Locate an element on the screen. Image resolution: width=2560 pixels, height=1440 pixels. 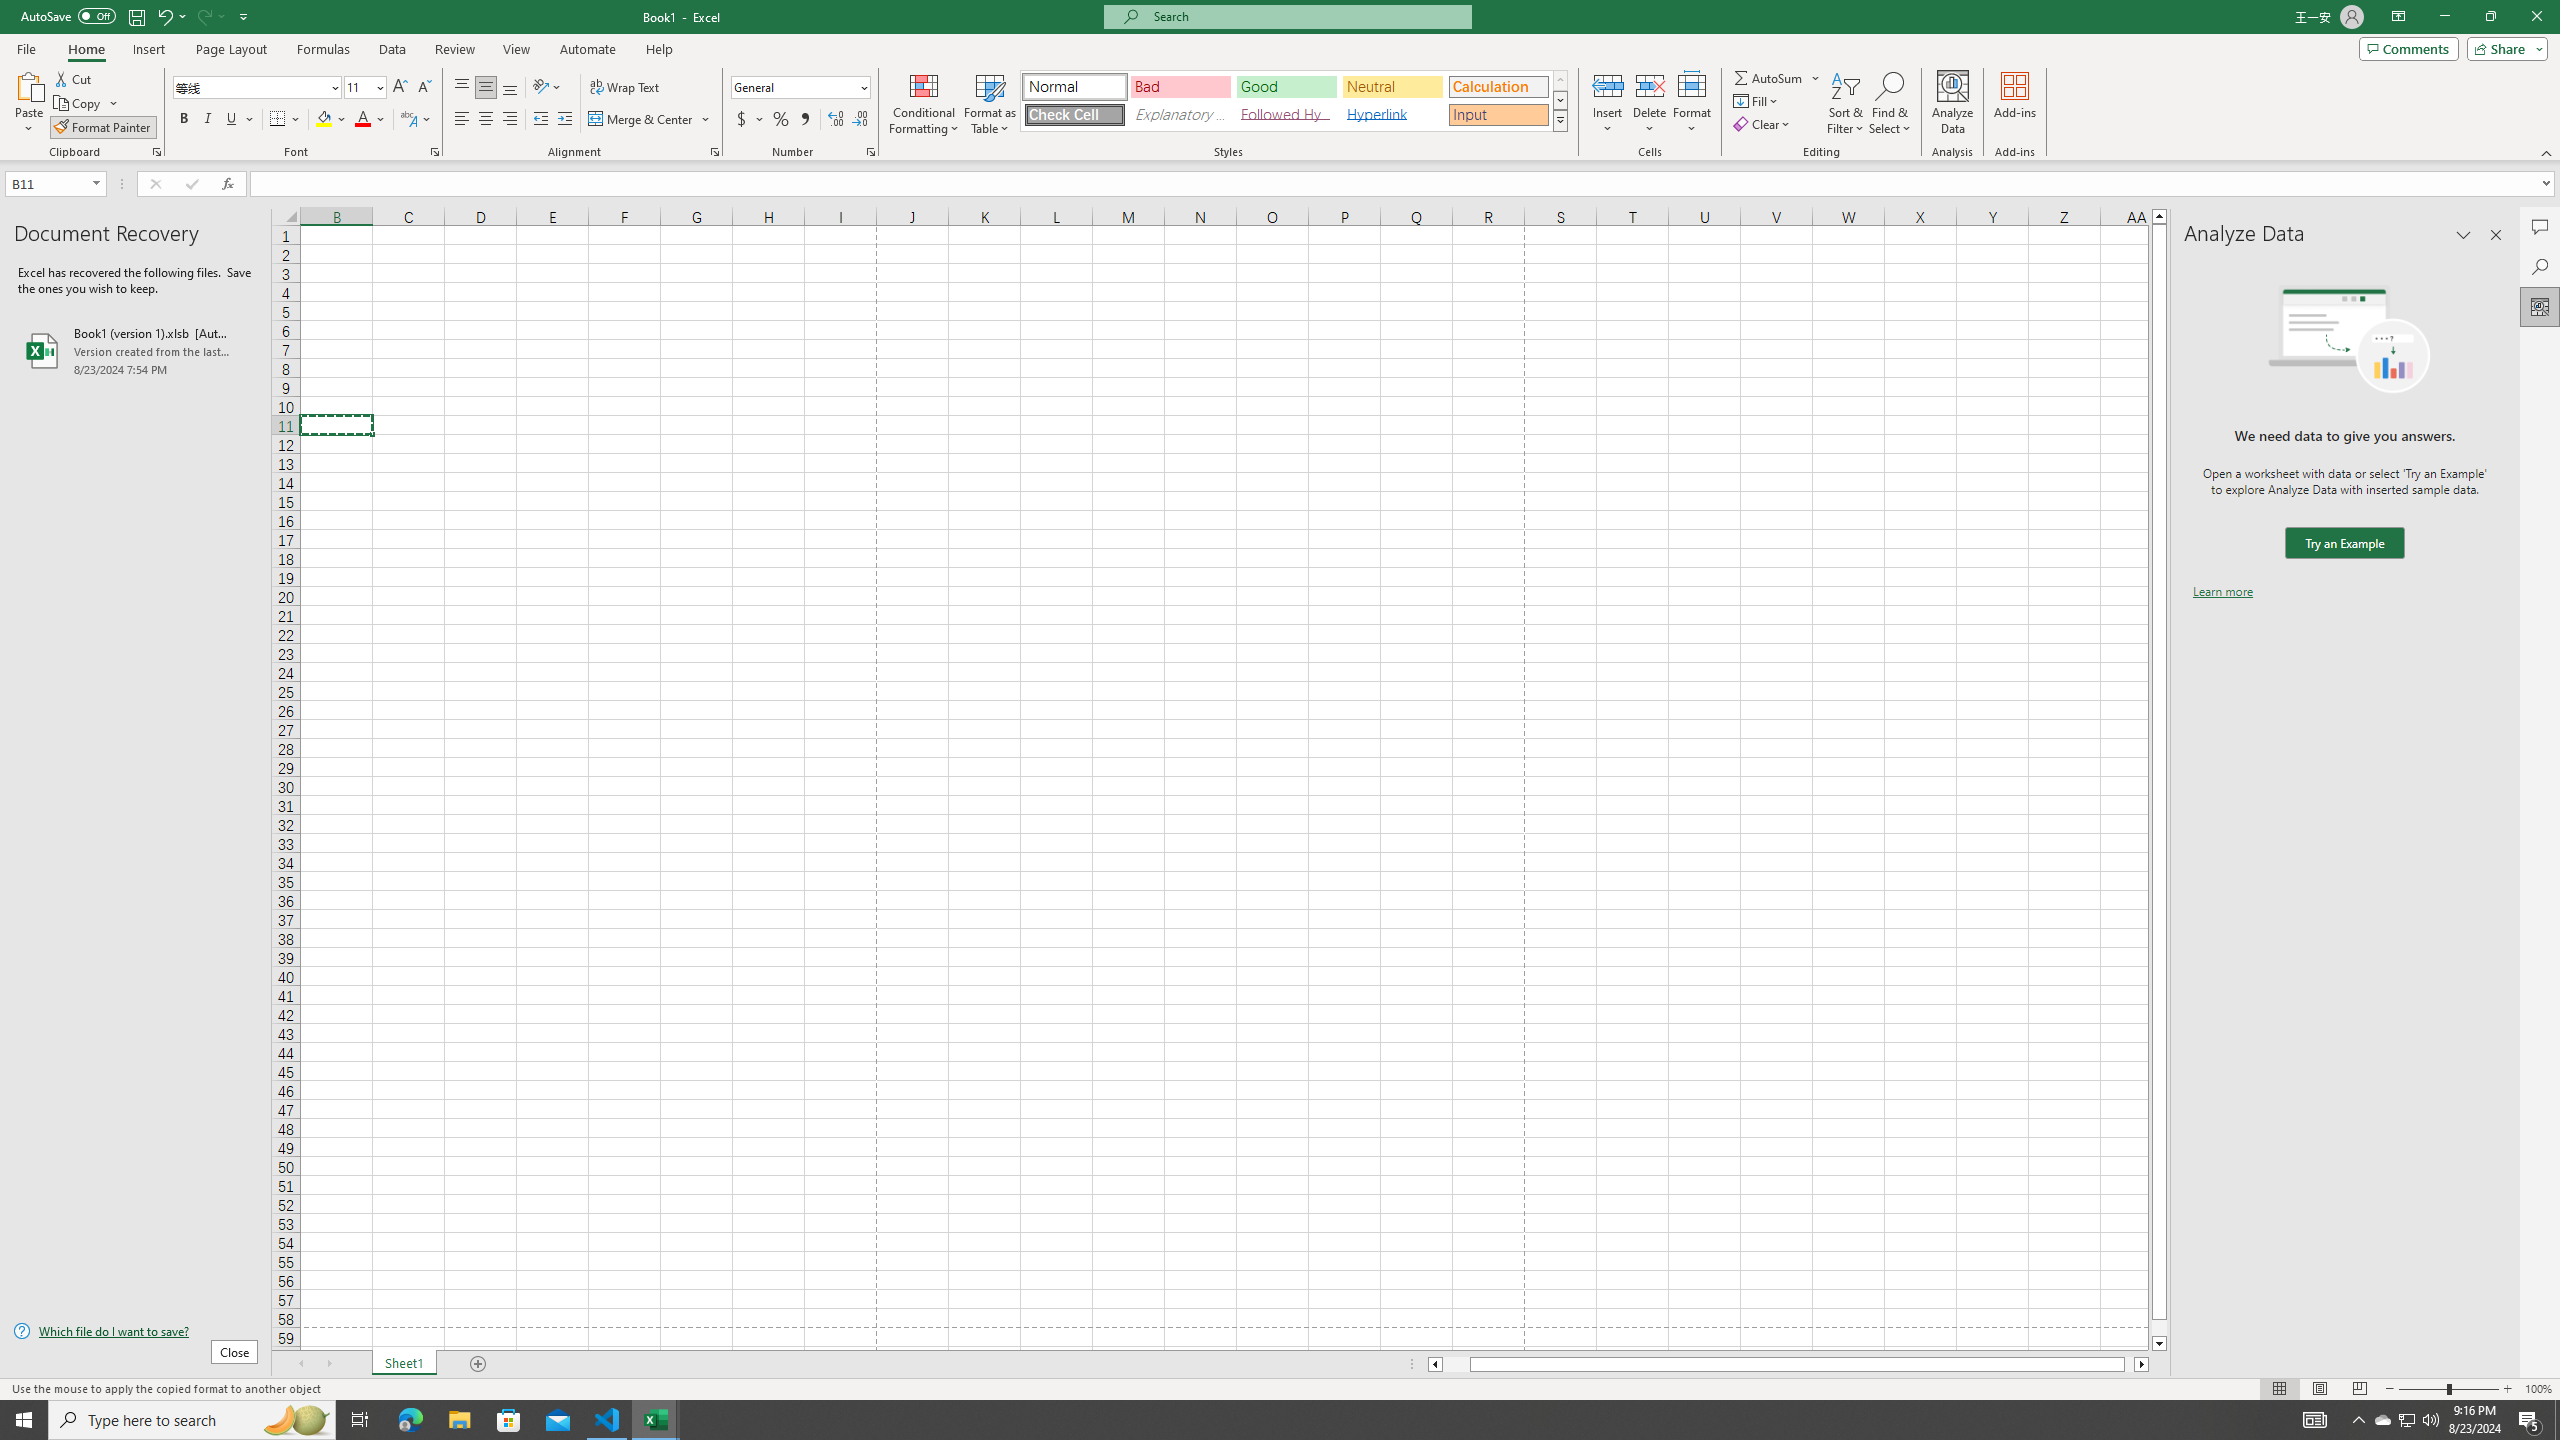
'Page left' is located at coordinates (1455, 1363).